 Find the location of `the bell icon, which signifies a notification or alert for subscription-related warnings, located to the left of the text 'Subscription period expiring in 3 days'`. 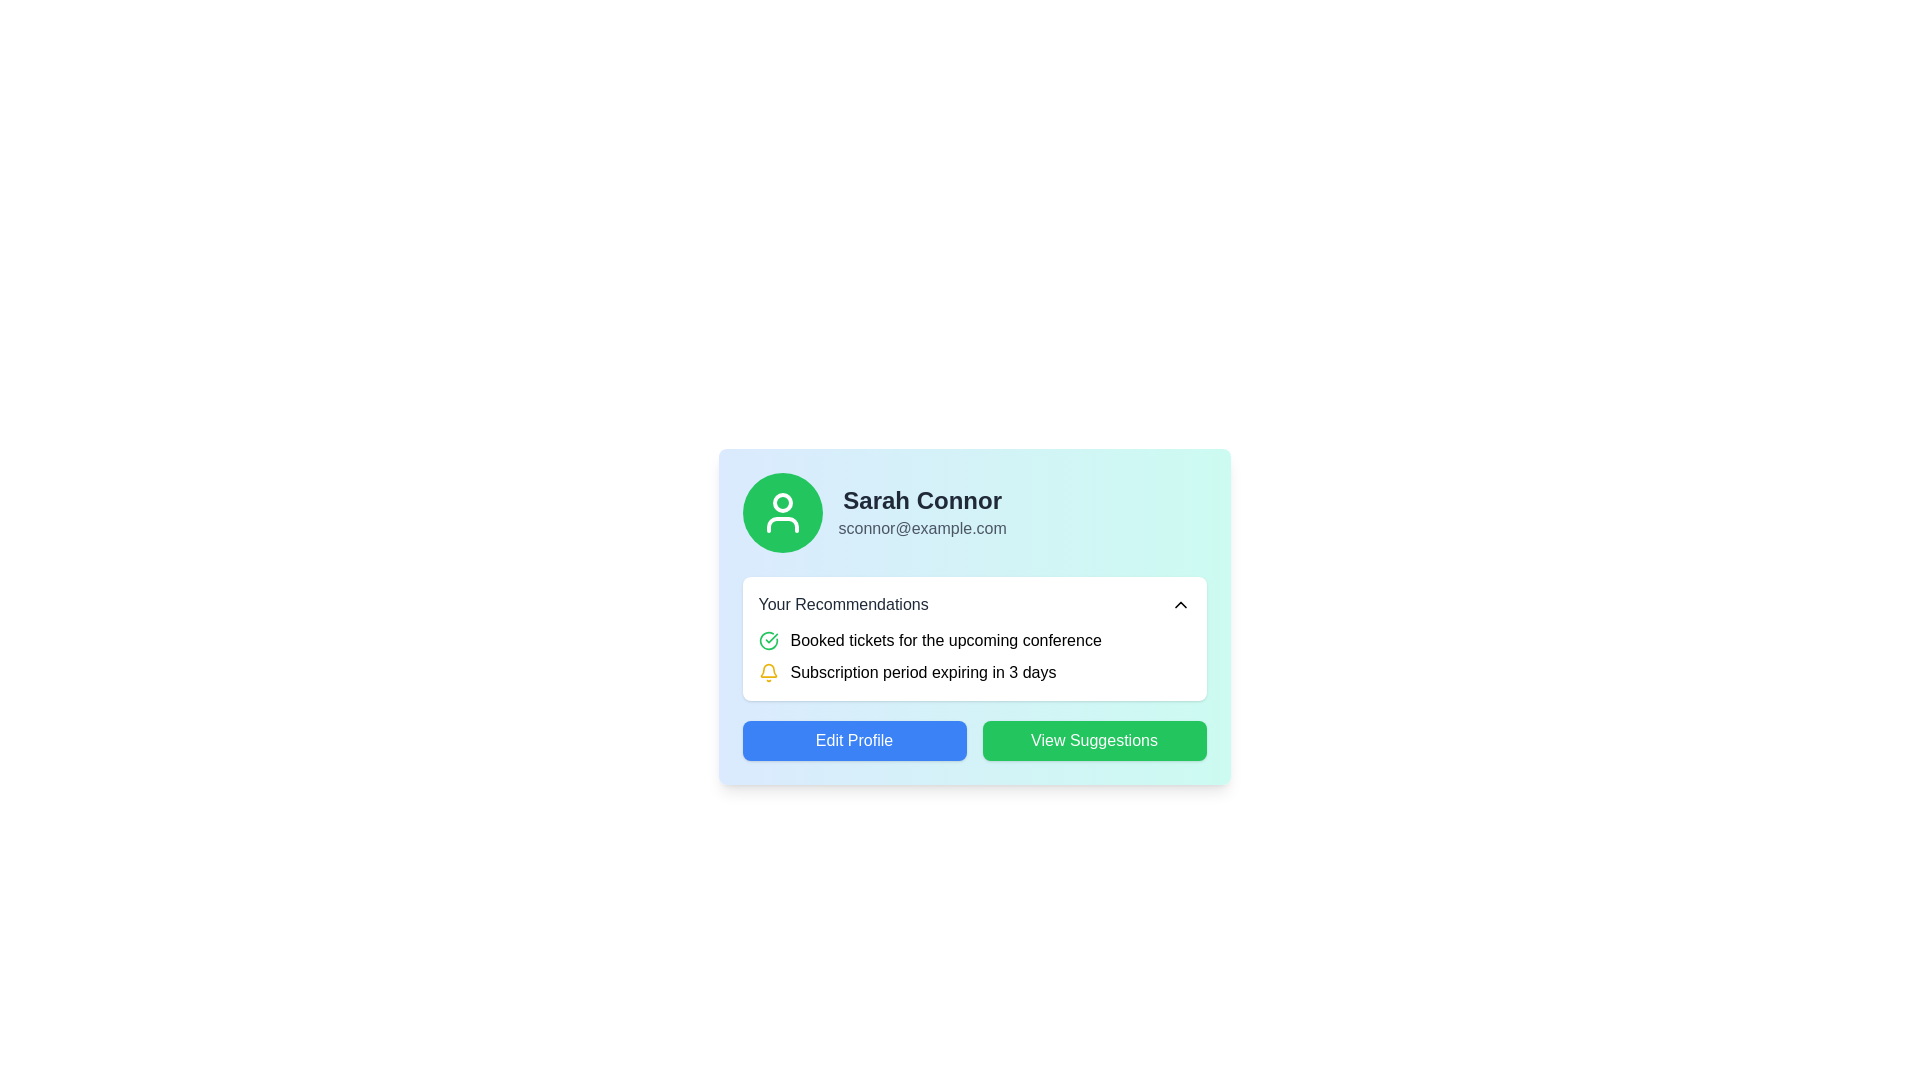

the bell icon, which signifies a notification or alert for subscription-related warnings, located to the left of the text 'Subscription period expiring in 3 days' is located at coordinates (767, 672).